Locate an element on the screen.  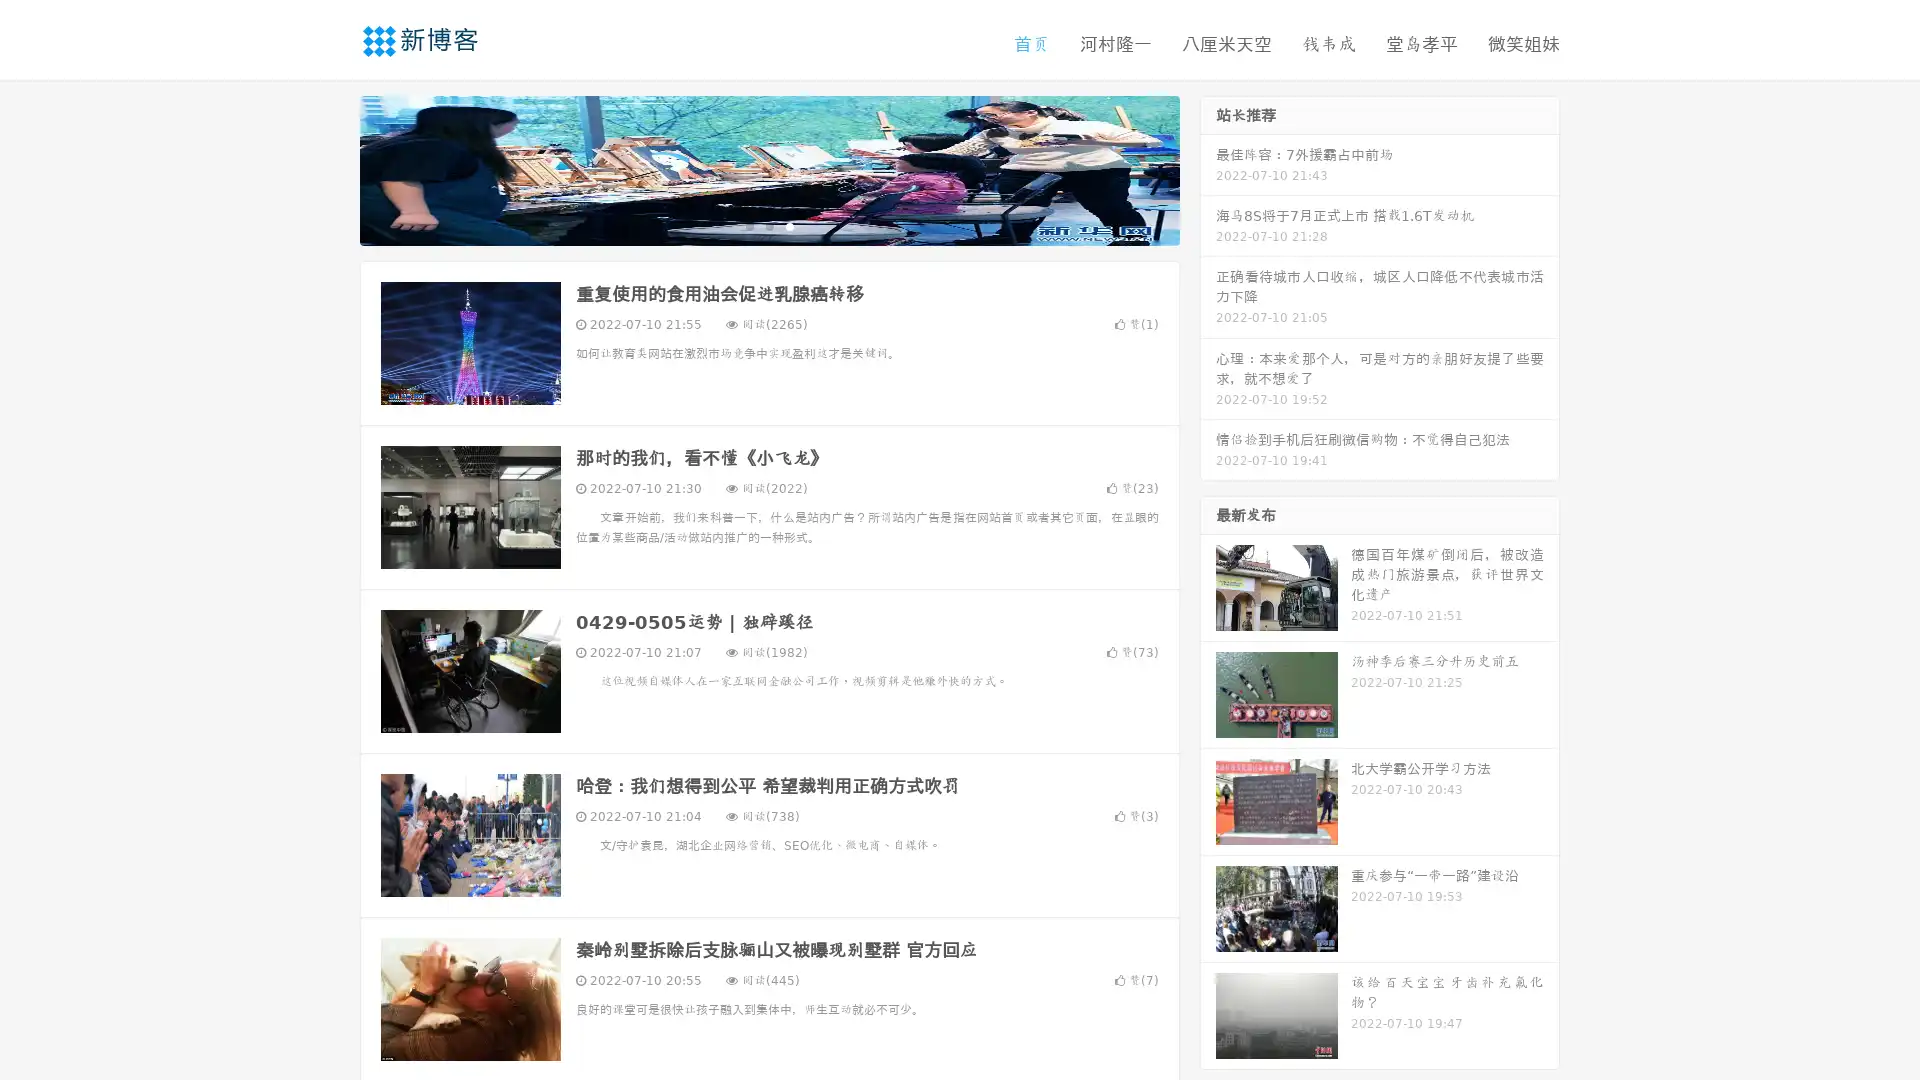
Go to slide 3 is located at coordinates (789, 225).